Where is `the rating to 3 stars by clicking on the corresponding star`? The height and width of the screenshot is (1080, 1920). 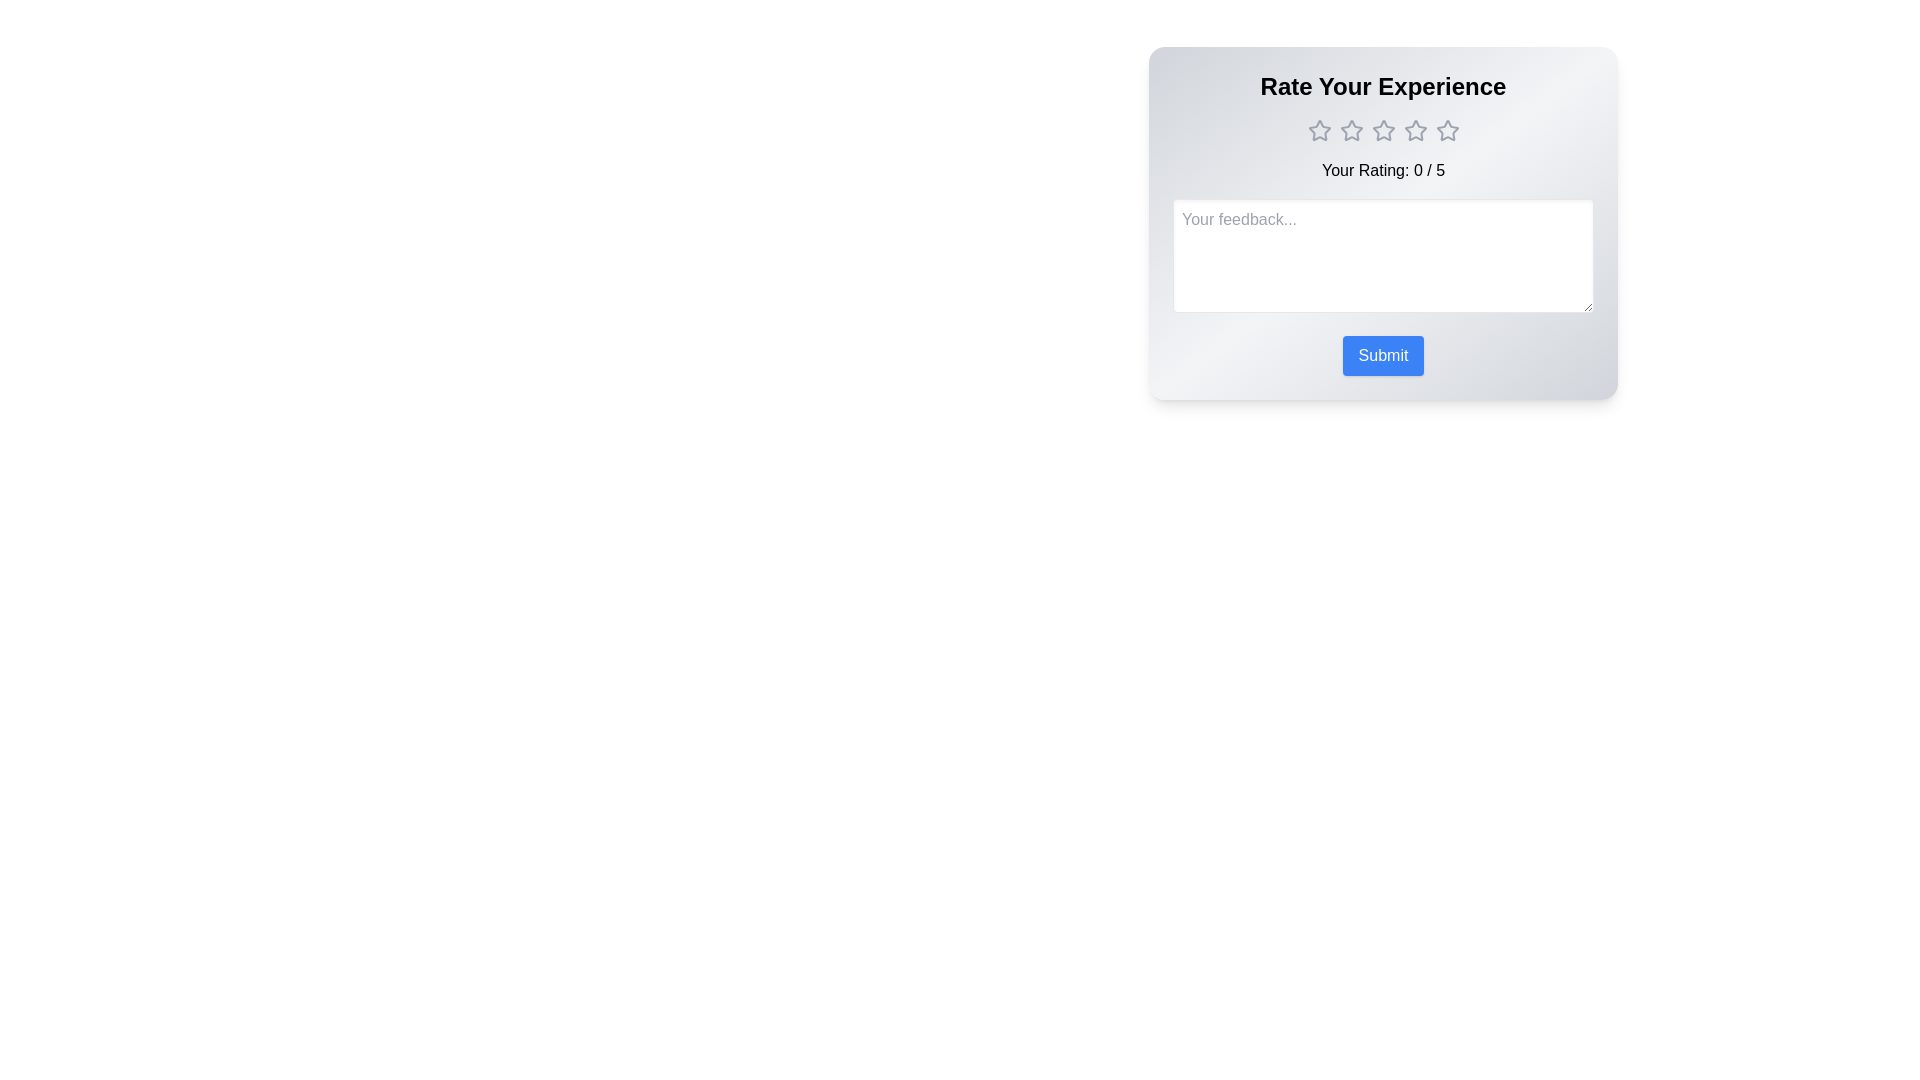
the rating to 3 stars by clicking on the corresponding star is located at coordinates (1382, 131).